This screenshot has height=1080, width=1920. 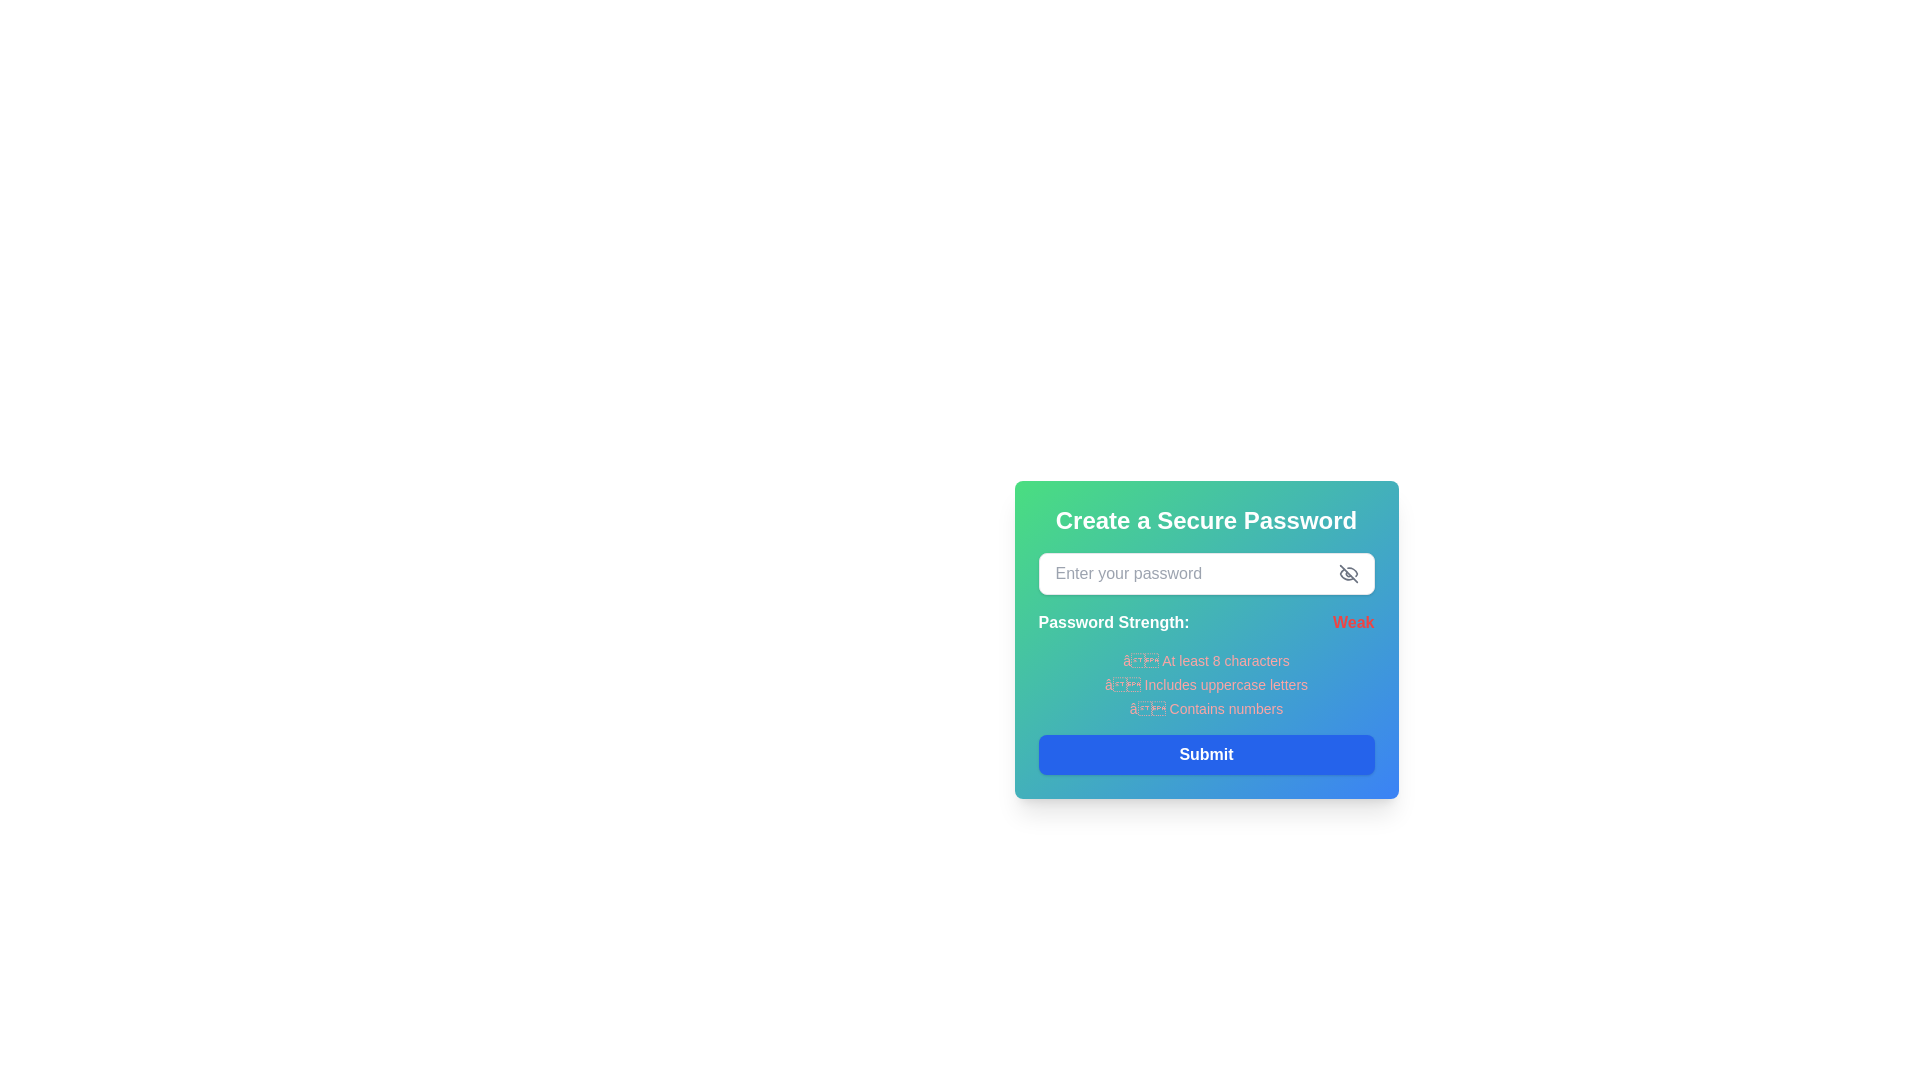 What do you see at coordinates (1205, 660) in the screenshot?
I see `the informational text indicating that the entered password does not meet the 'at least 8 characters' criterion, which is the first in a vertical list under the 'Password Strength' heading` at bounding box center [1205, 660].